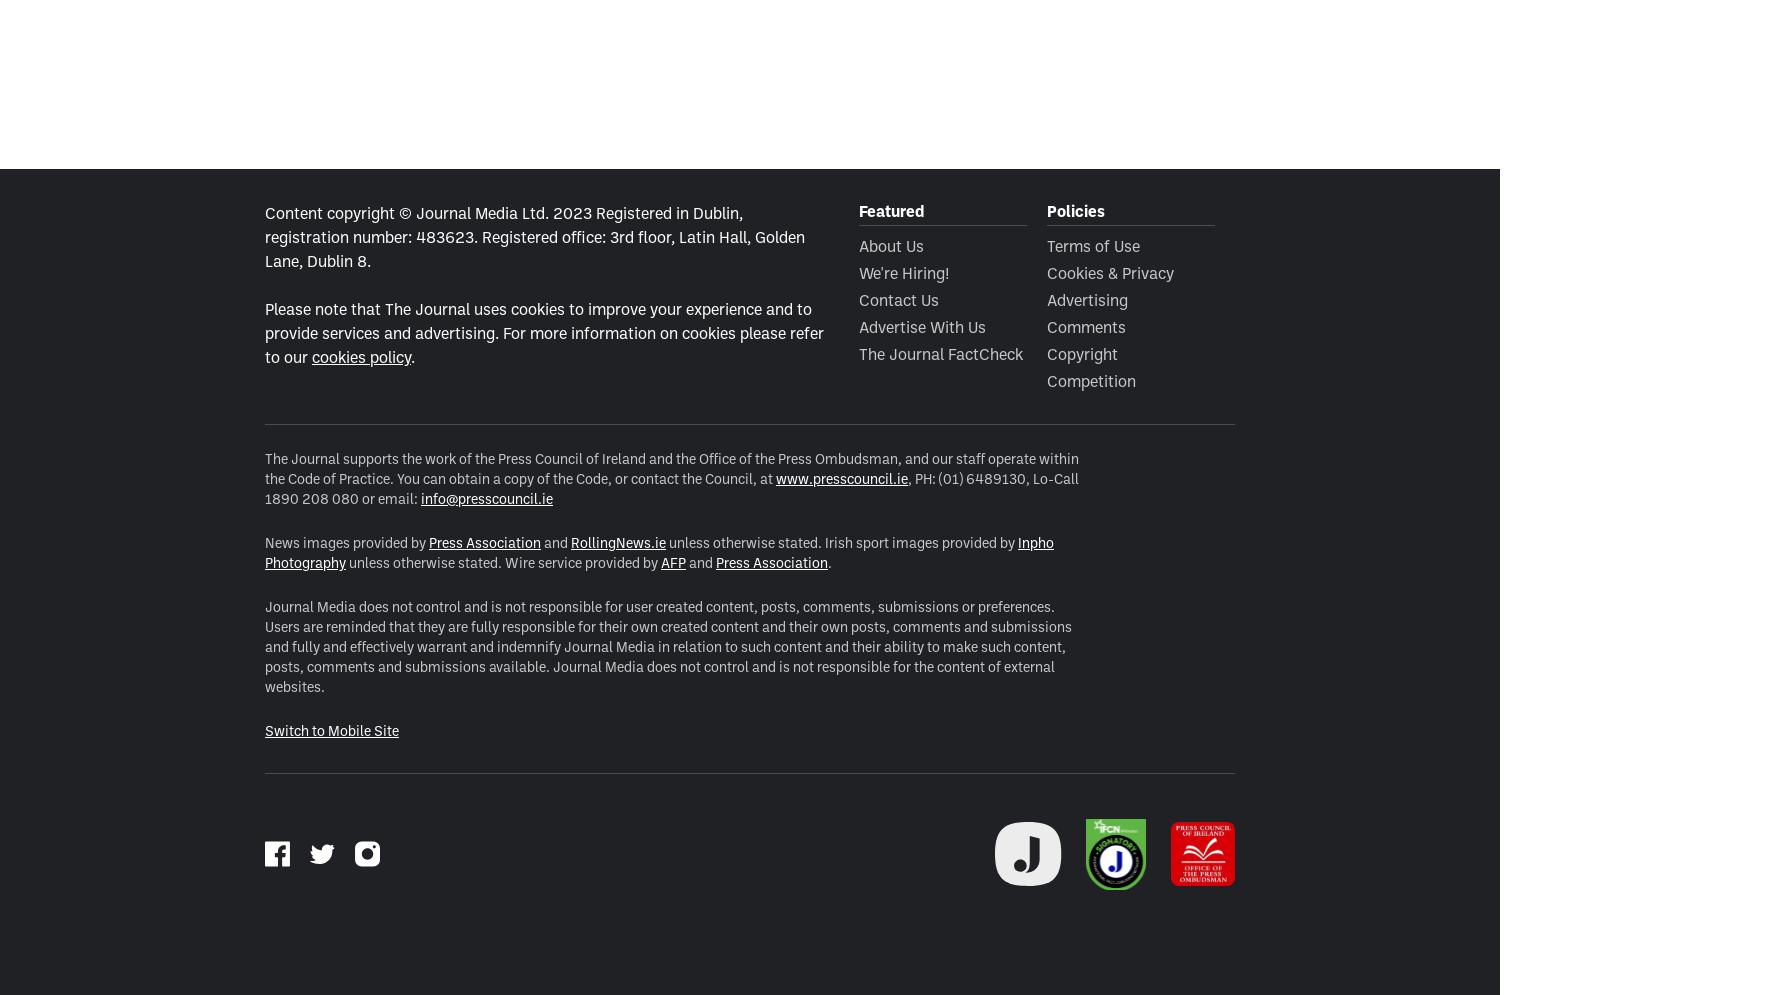 The width and height of the screenshot is (1765, 995). I want to click on 'unless otherwise stated. Wire service provided by', so click(502, 561).